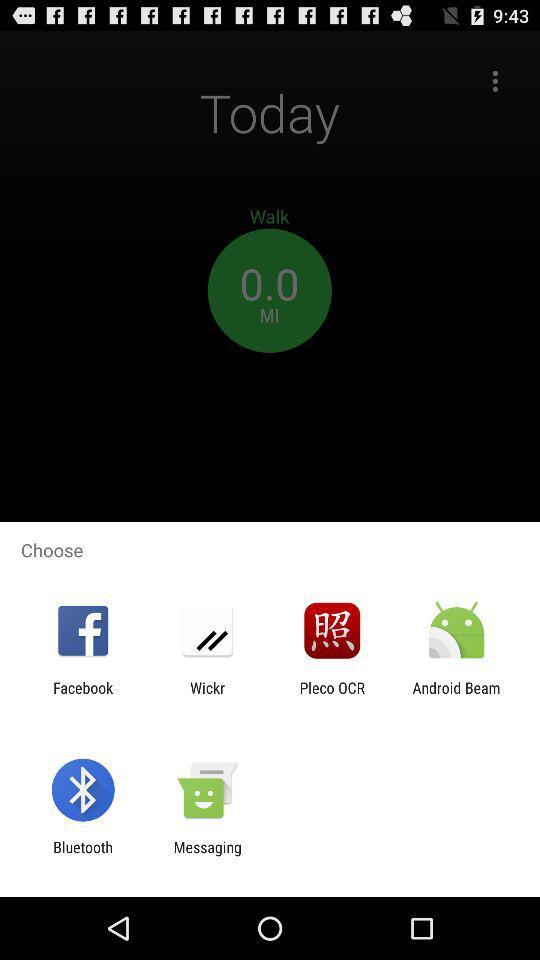 This screenshot has width=540, height=960. I want to click on app to the right of facebook app, so click(206, 696).